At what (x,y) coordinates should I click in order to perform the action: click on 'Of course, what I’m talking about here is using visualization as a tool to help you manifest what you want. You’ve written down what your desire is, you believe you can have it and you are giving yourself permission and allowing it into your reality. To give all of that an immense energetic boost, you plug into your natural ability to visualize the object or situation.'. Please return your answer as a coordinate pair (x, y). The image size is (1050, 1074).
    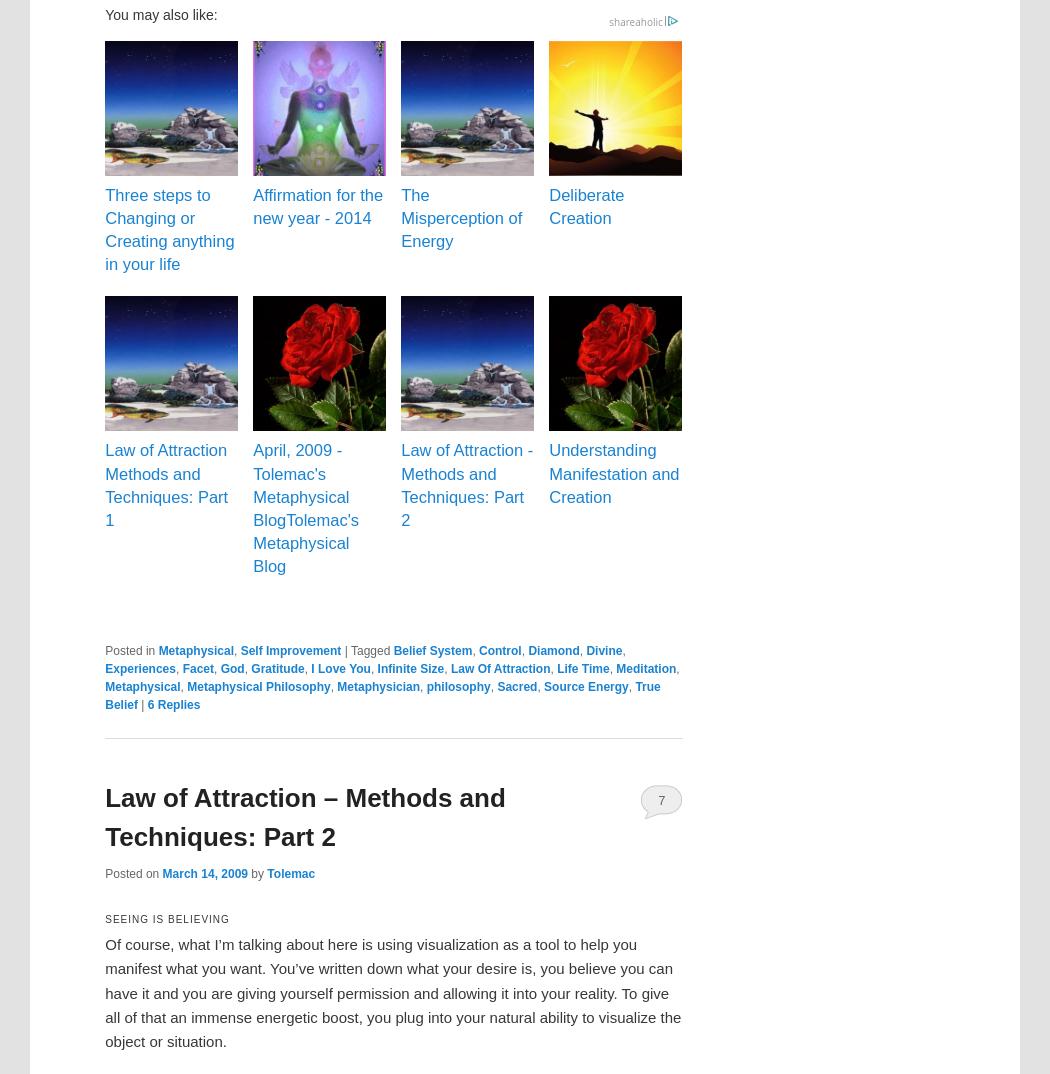
    Looking at the image, I should click on (393, 991).